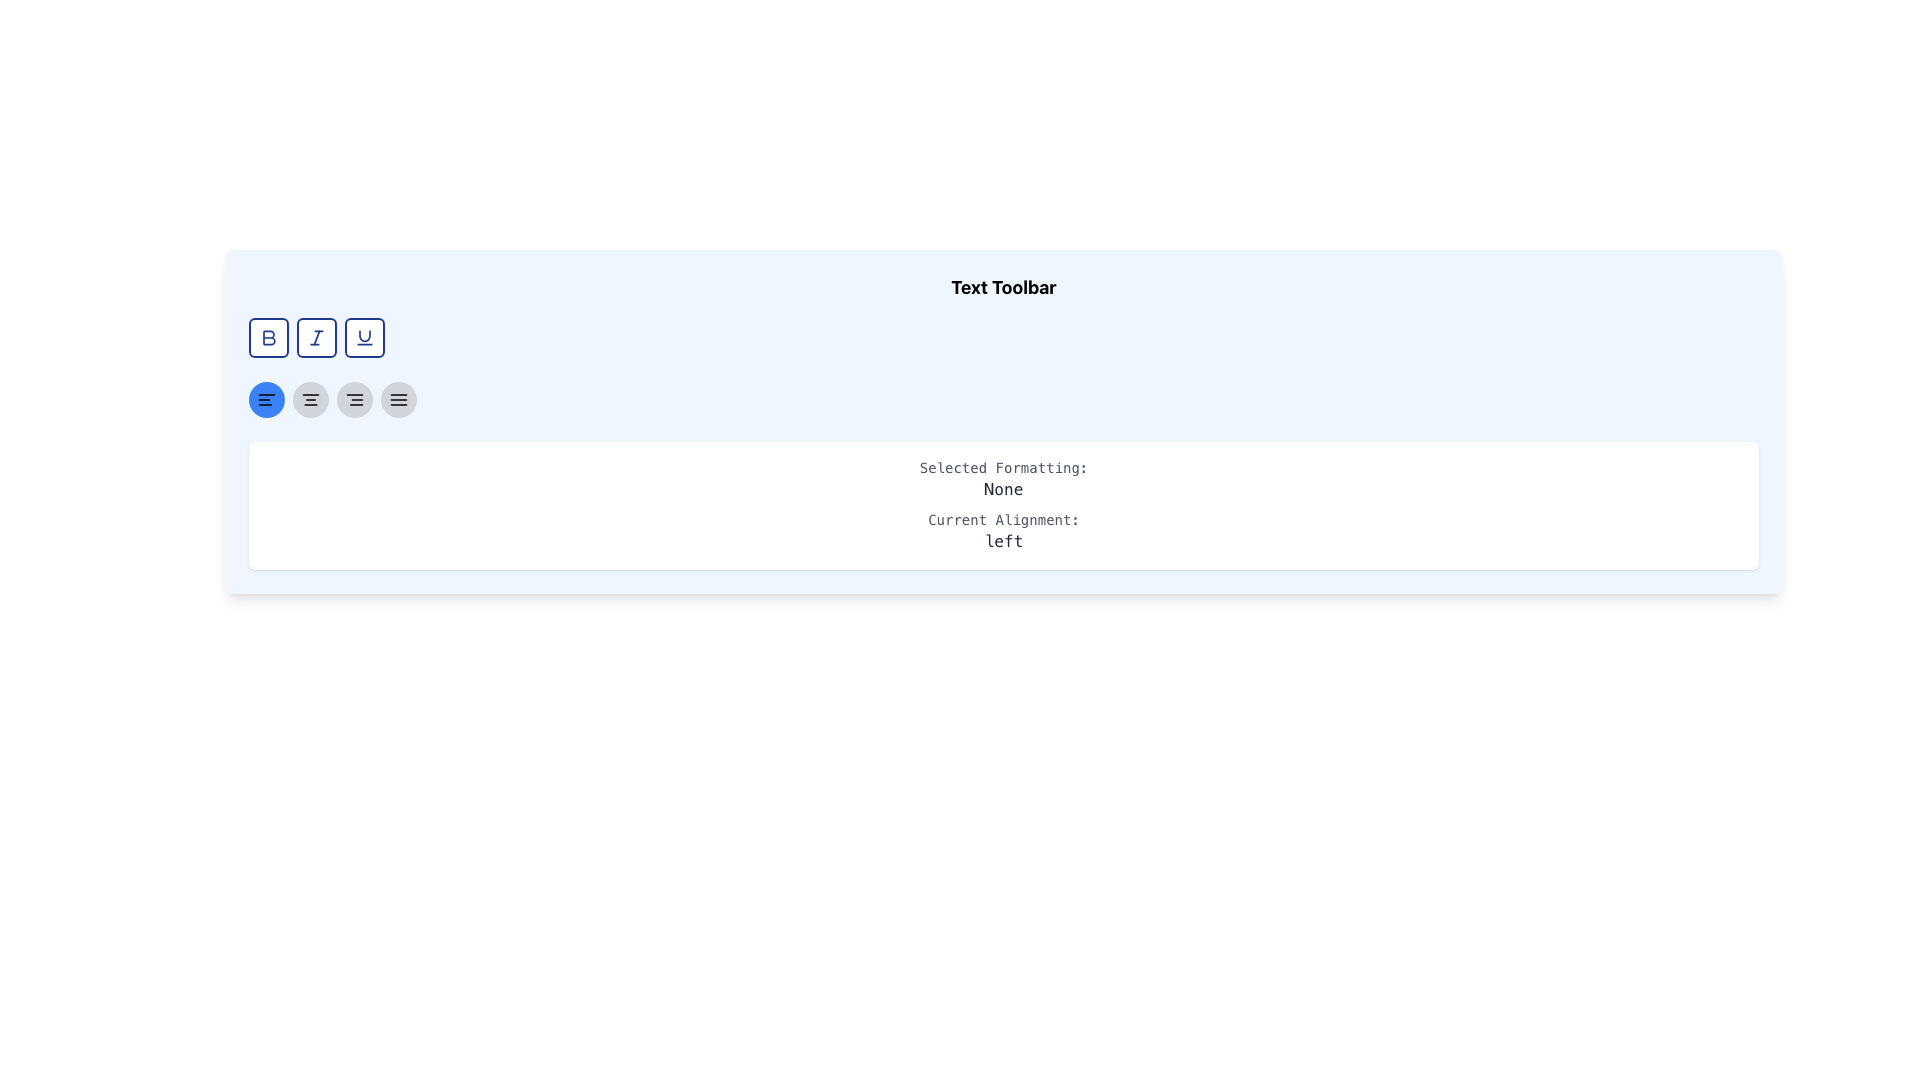  I want to click on the second icon in the horizontal row of text alignment buttons to set the text alignment to 'center', so click(310, 400).